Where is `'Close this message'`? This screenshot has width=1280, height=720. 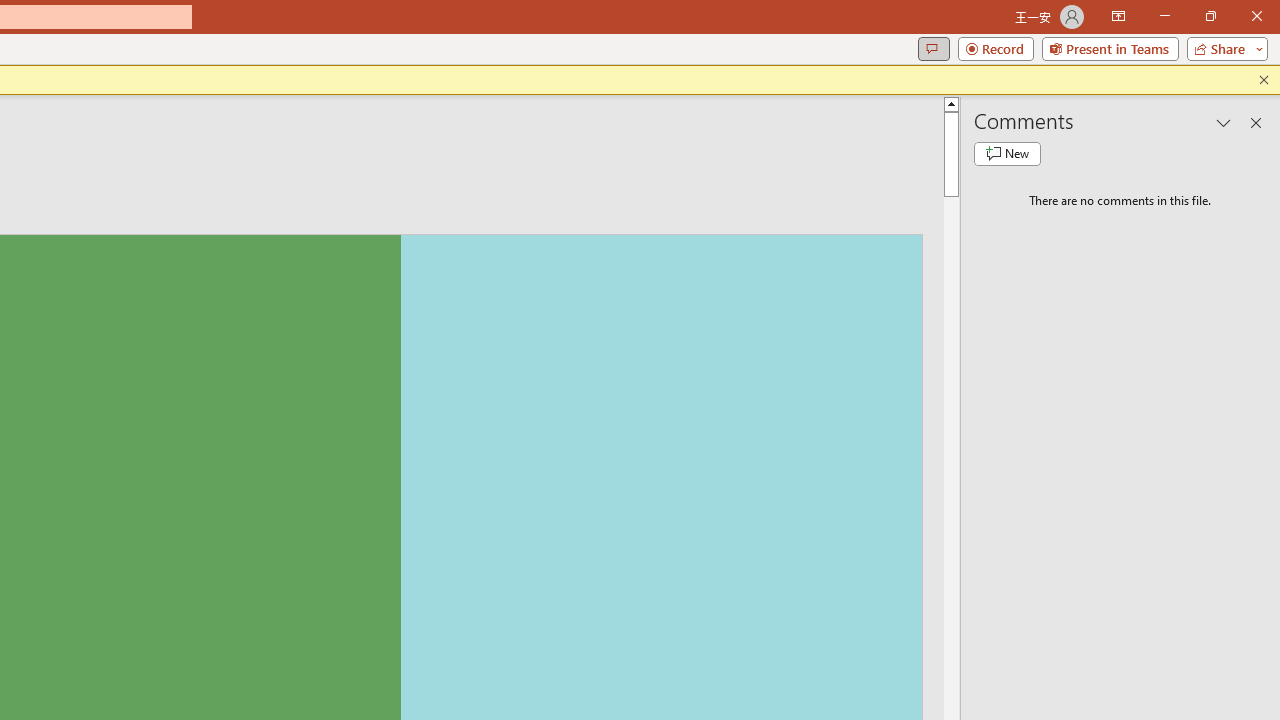 'Close this message' is located at coordinates (1263, 79).